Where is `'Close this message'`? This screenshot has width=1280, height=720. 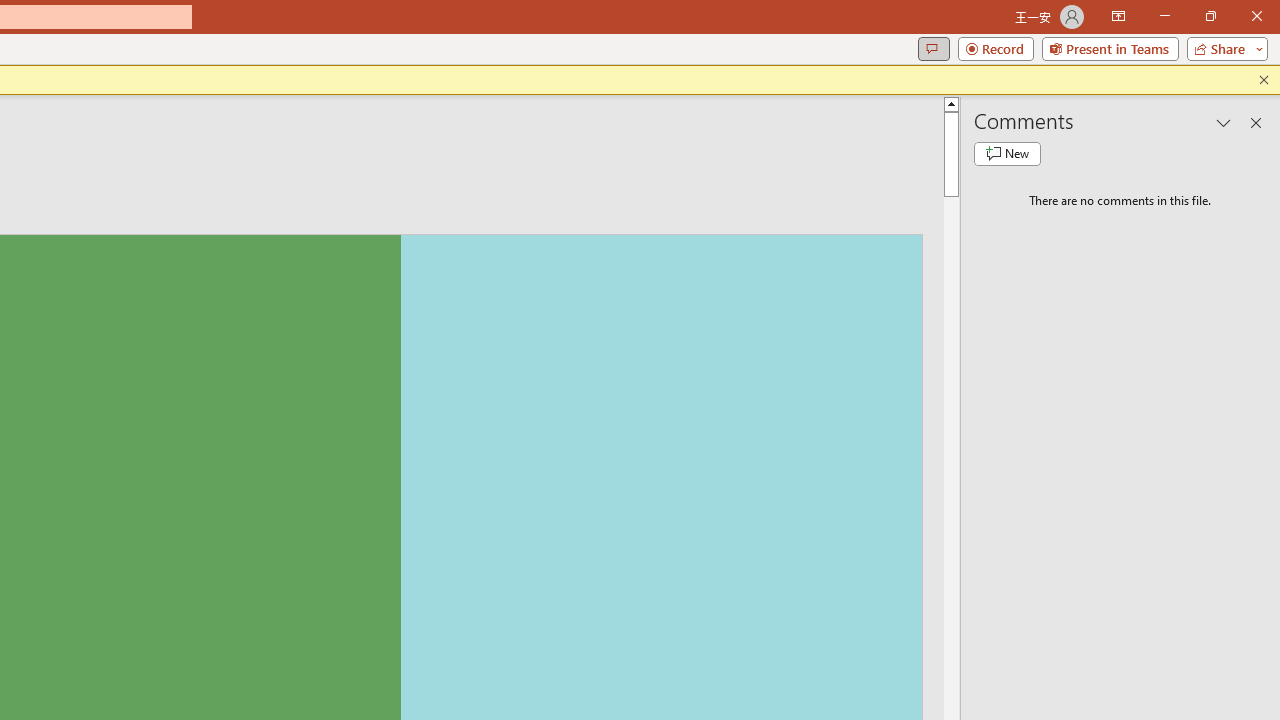 'Close this message' is located at coordinates (1263, 79).